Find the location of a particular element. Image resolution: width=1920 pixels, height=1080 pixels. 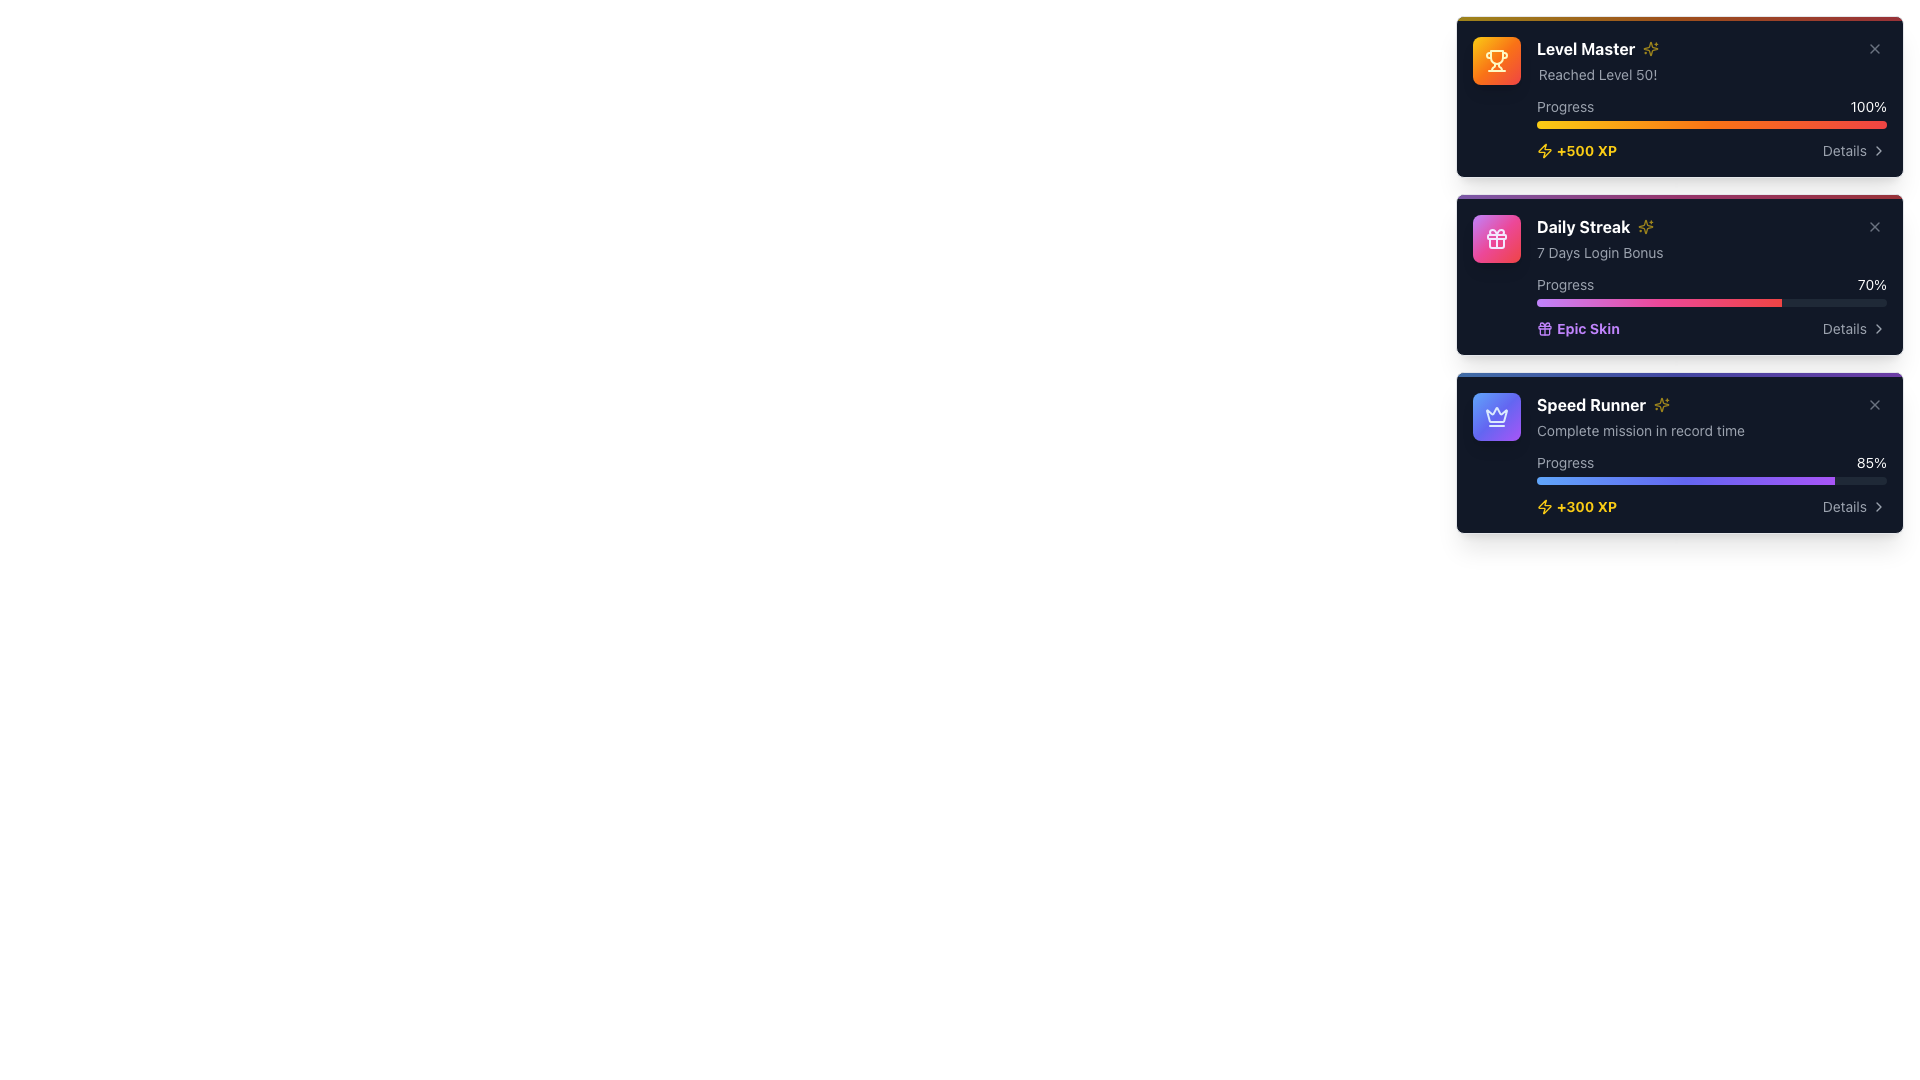

the interactive hyperlink section summarizing the reward for 'Epic Skin' located in the bottom right corner of the 'Daily Streak' card is located at coordinates (1711, 327).